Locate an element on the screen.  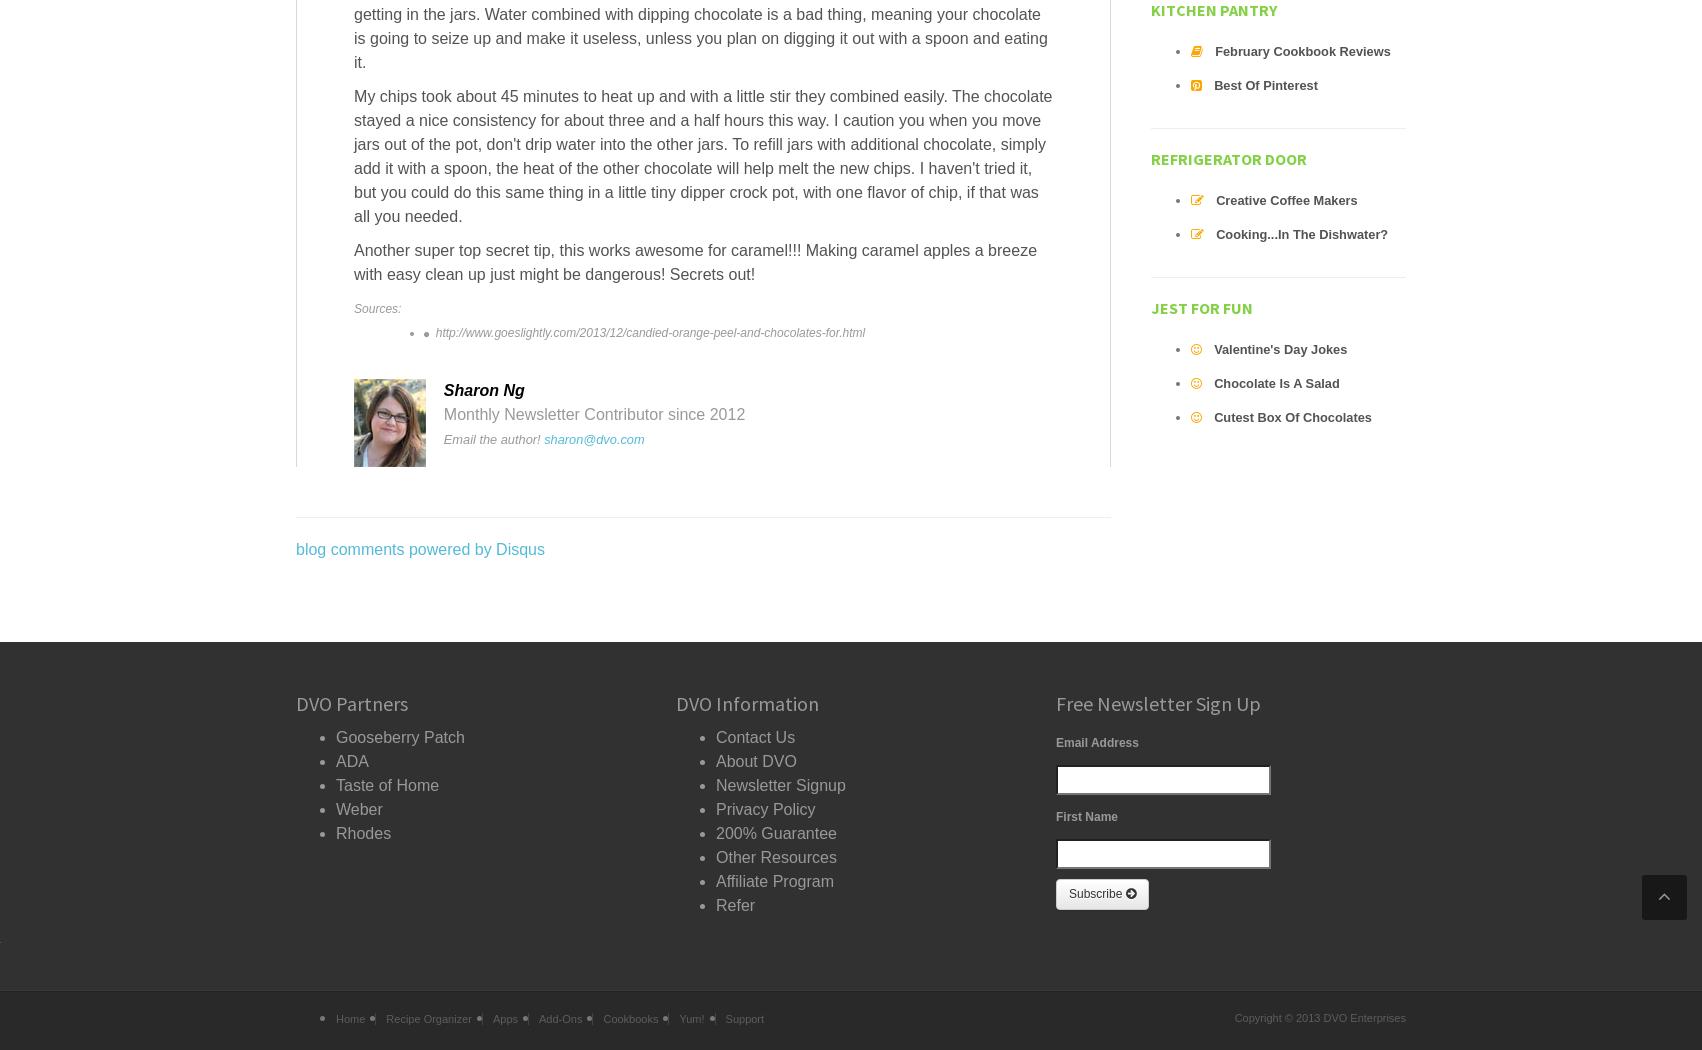
'Valentine's Day Jokes' is located at coordinates (1279, 348).